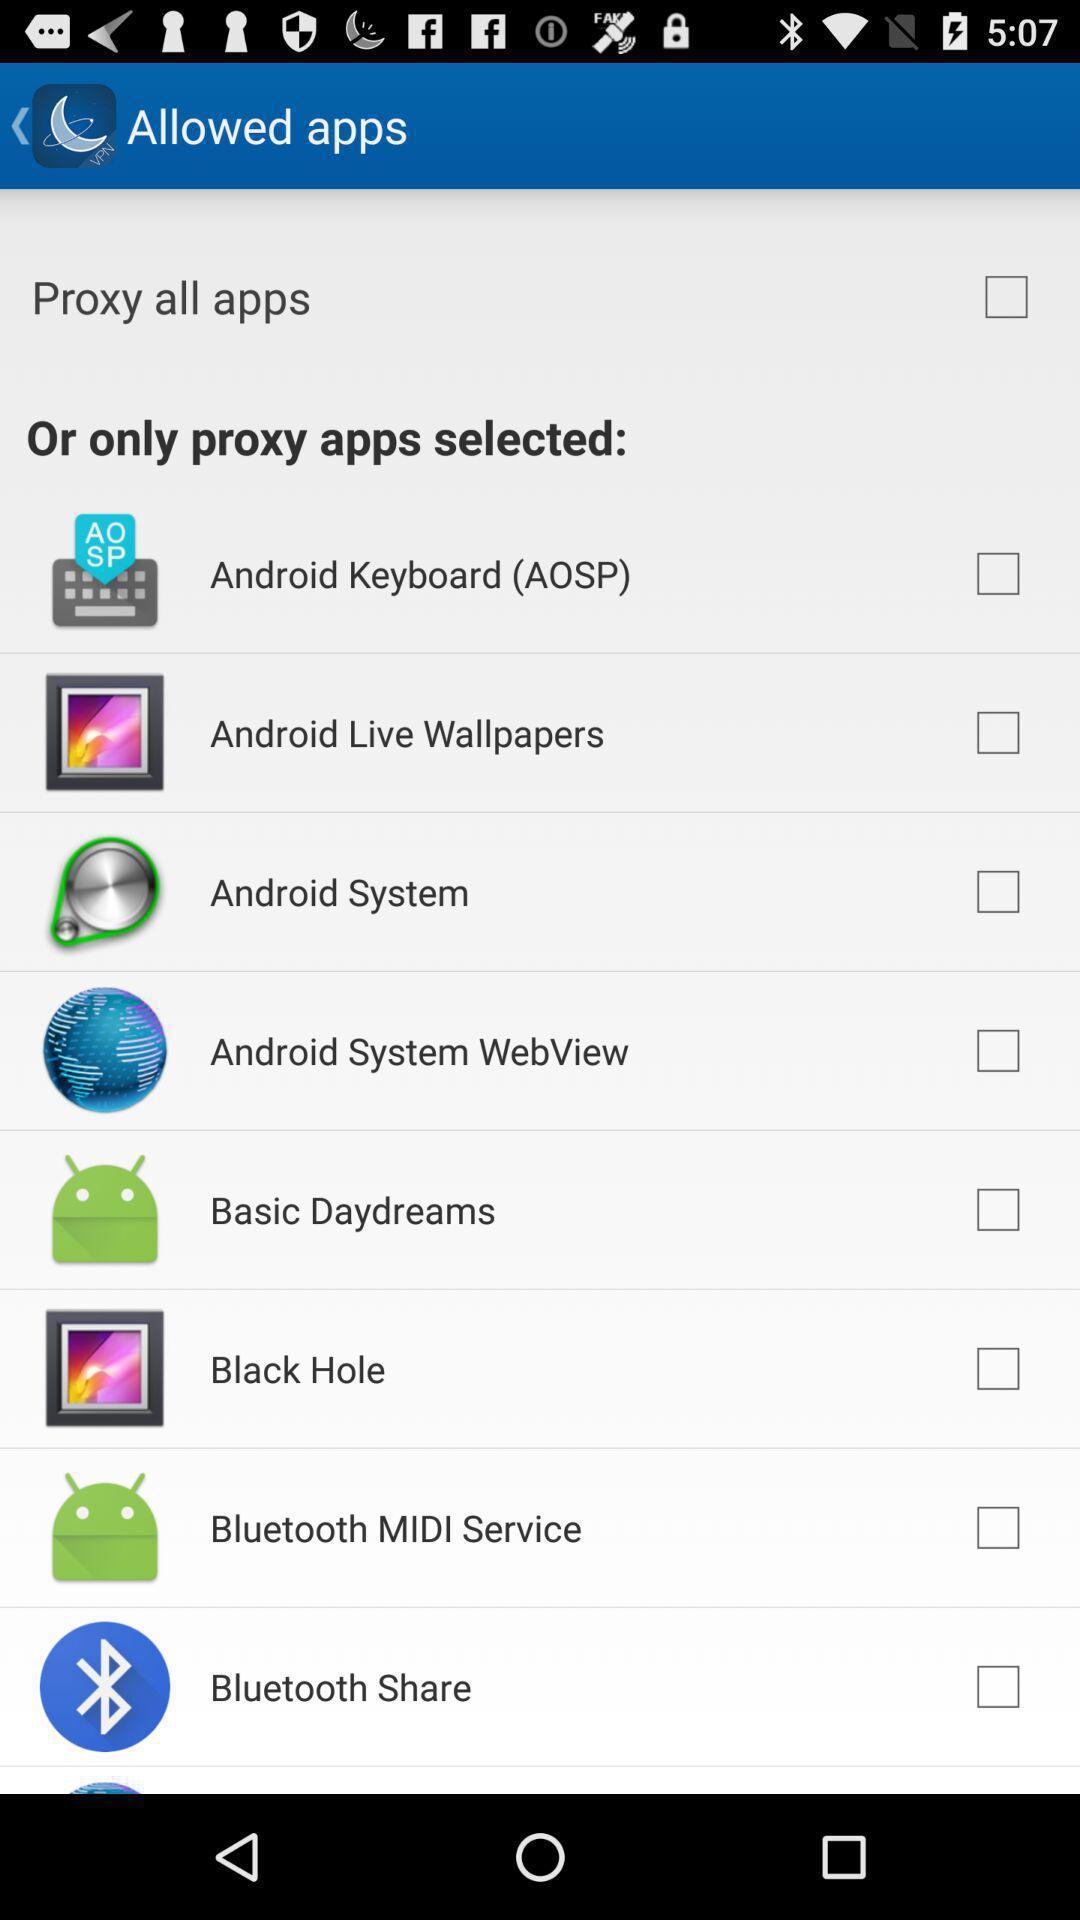 The image size is (1080, 1920). Describe the element at coordinates (406, 731) in the screenshot. I see `icon above android system icon` at that location.